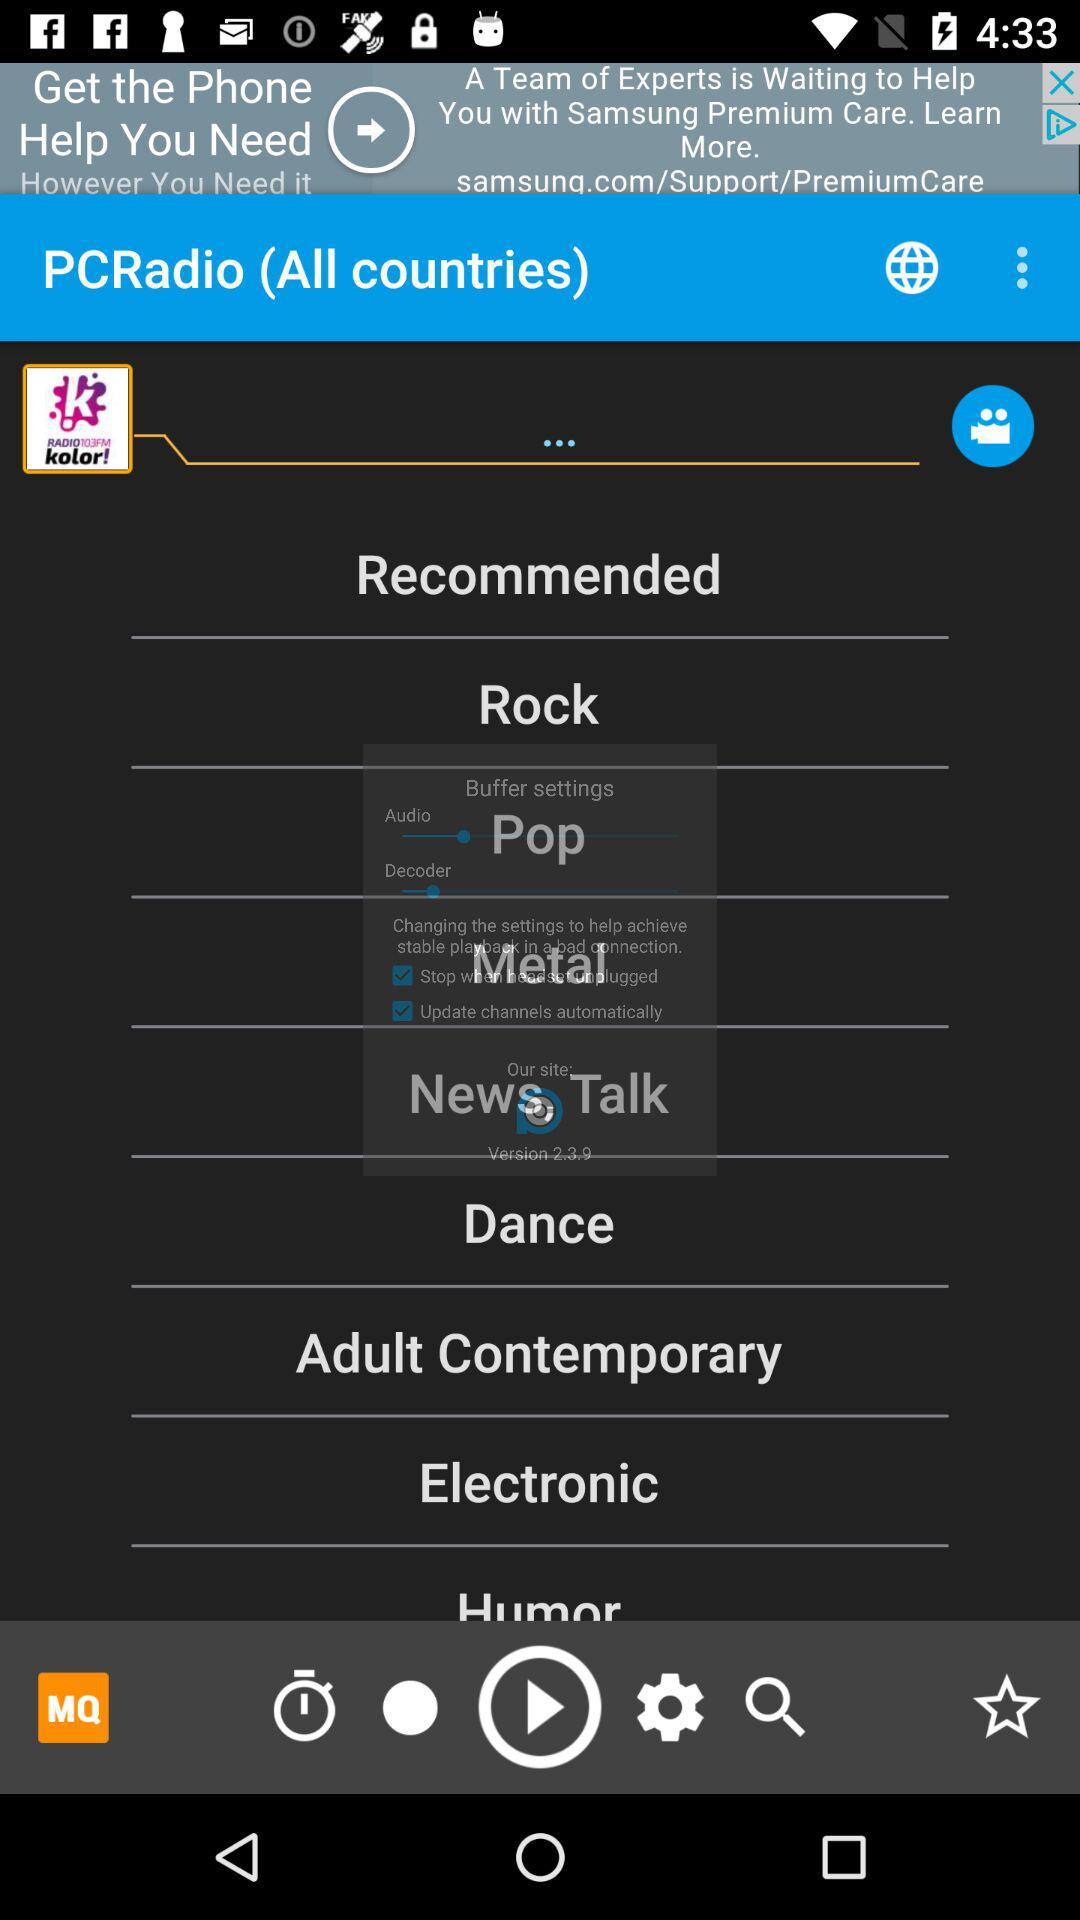  I want to click on options button, so click(670, 1706).